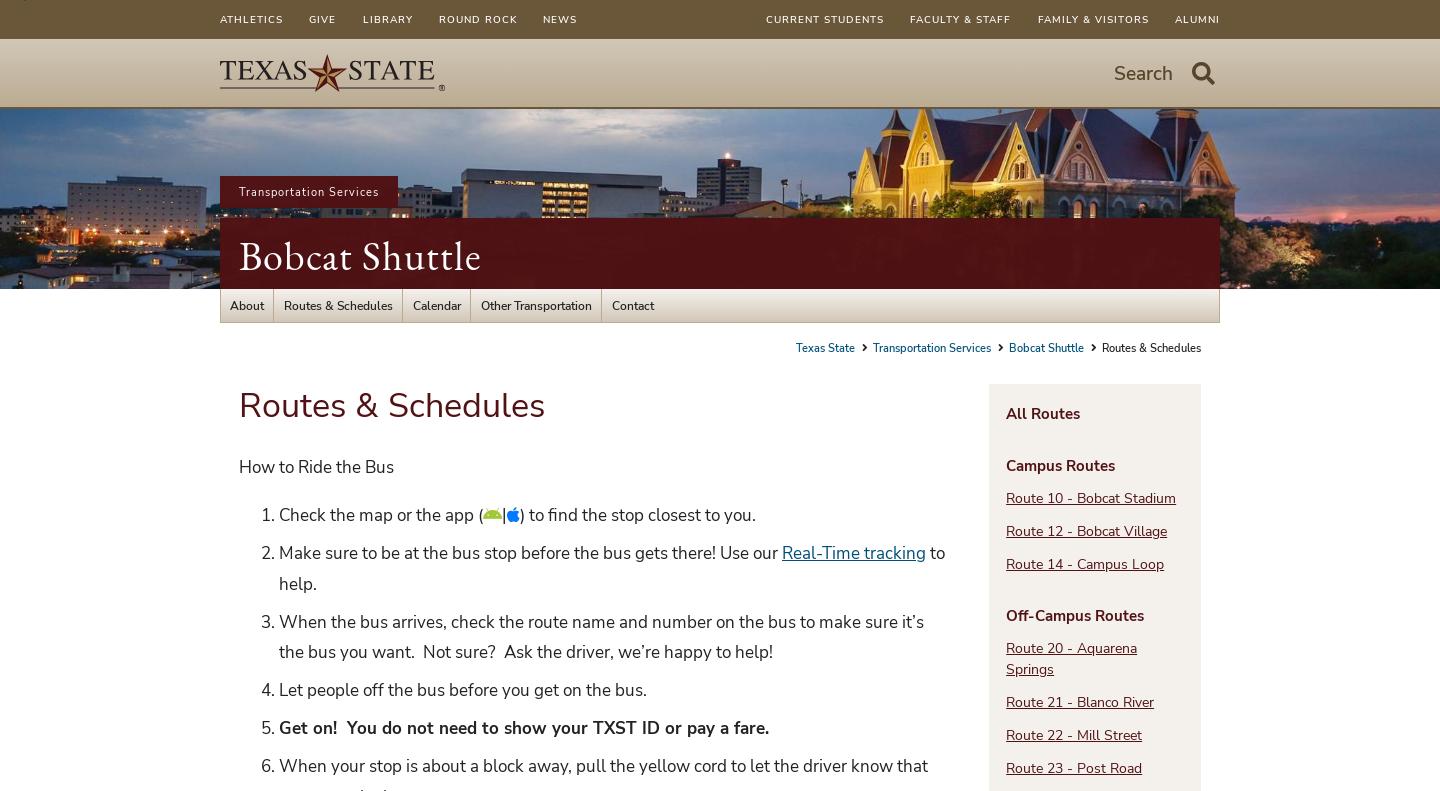 This screenshot has height=791, width=1440. What do you see at coordinates (278, 552) in the screenshot?
I see `'Make sure to be at the bus stop before the bus gets there! Use our'` at bounding box center [278, 552].